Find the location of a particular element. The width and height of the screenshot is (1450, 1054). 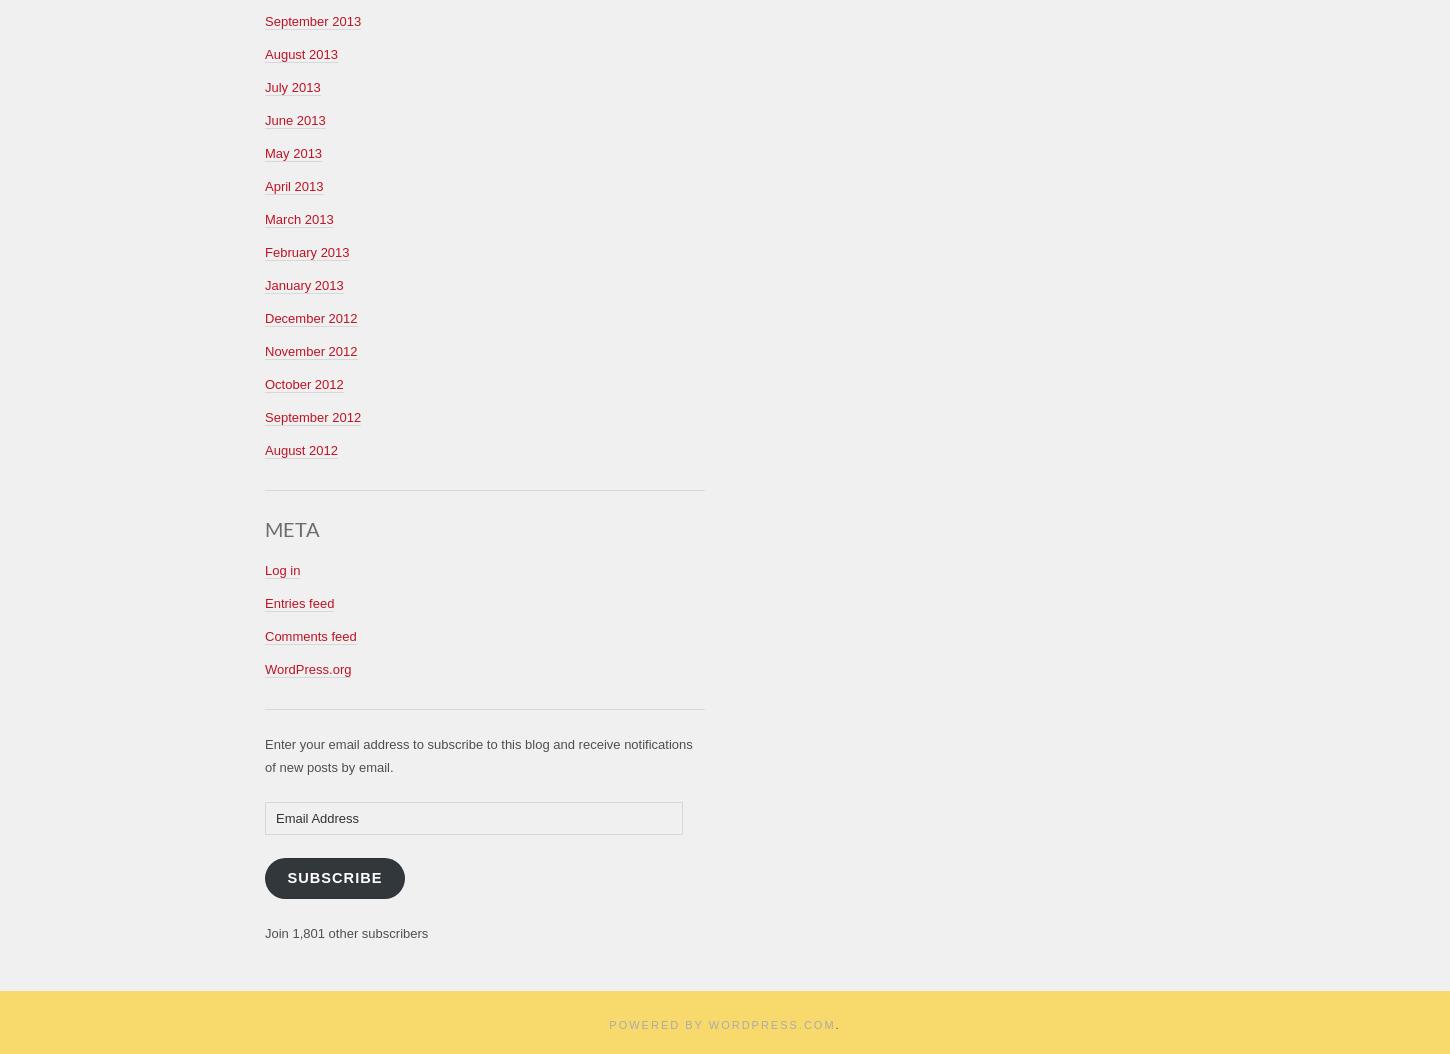

'April 2013' is located at coordinates (294, 184).